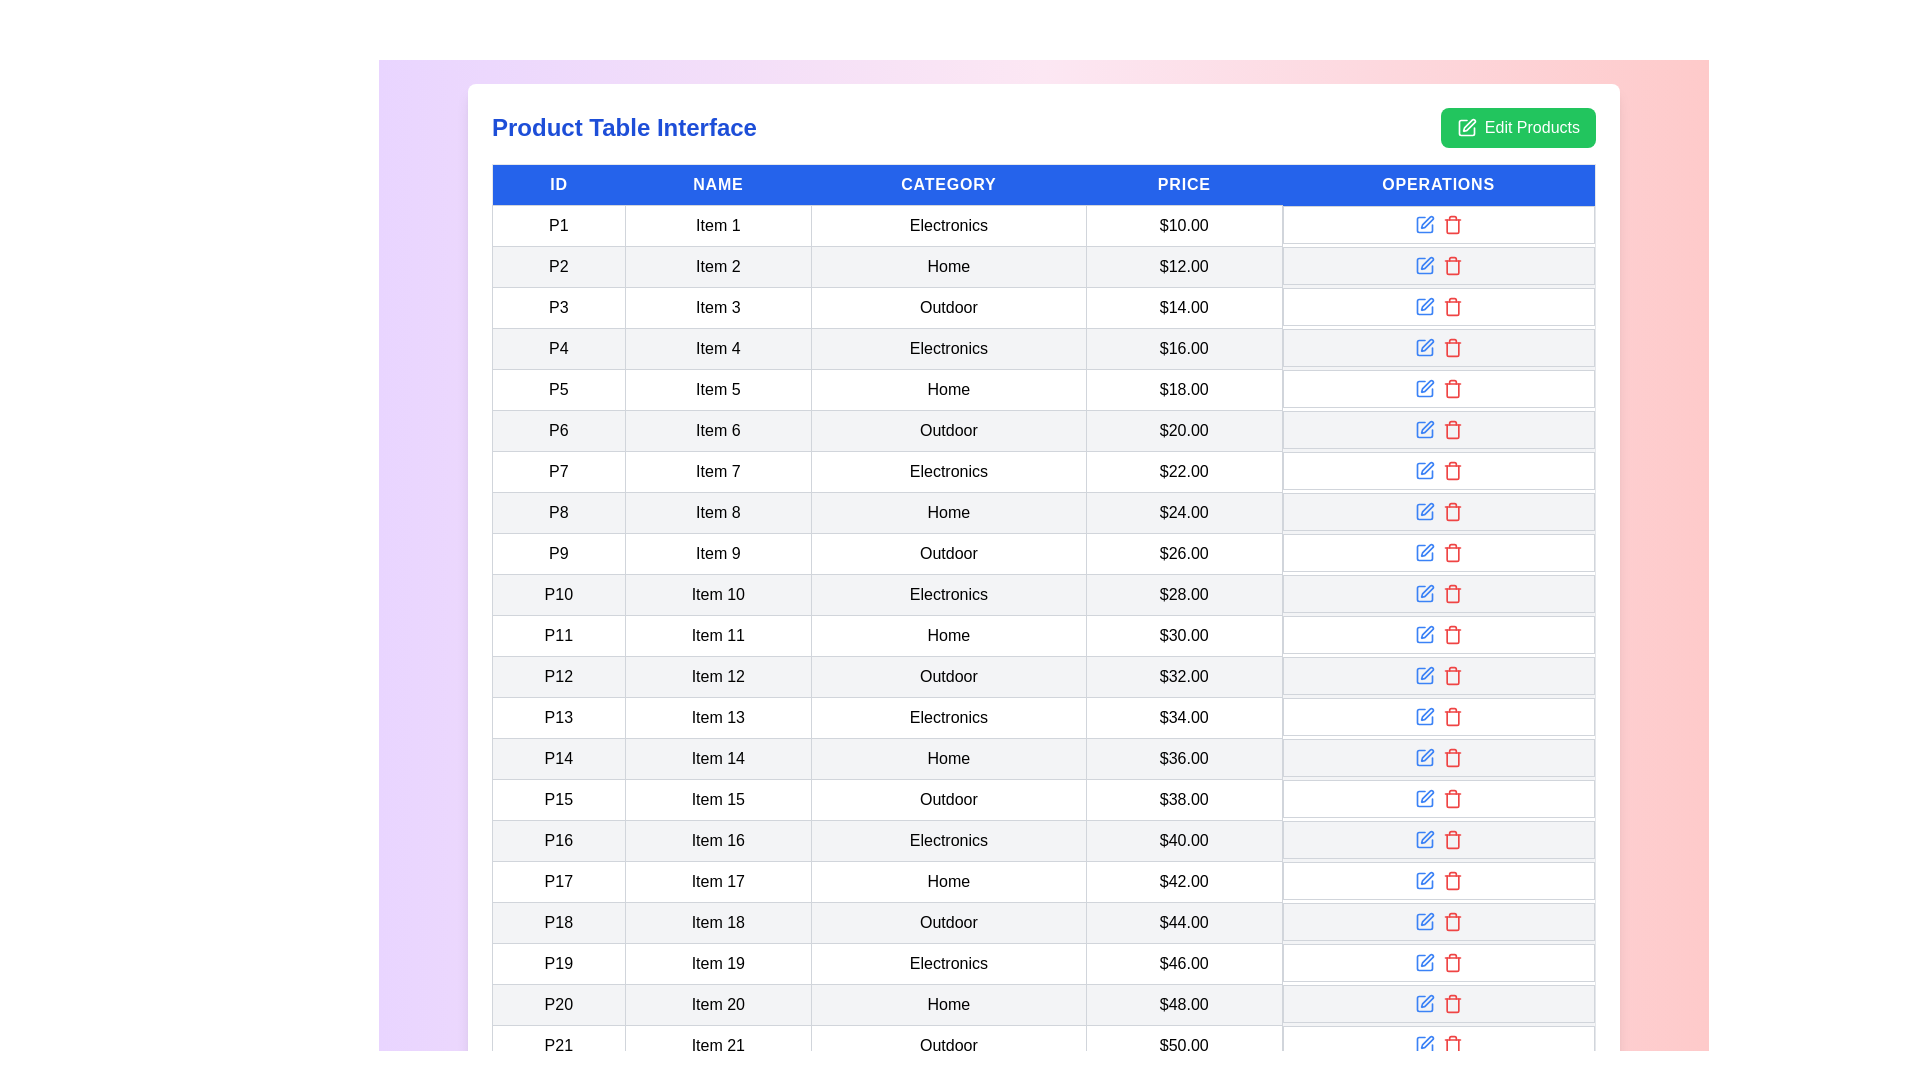 This screenshot has width=1920, height=1080. What do you see at coordinates (1452, 224) in the screenshot?
I see `the 'Delete' icon in the Operations column for the row with ID 'P1'` at bounding box center [1452, 224].